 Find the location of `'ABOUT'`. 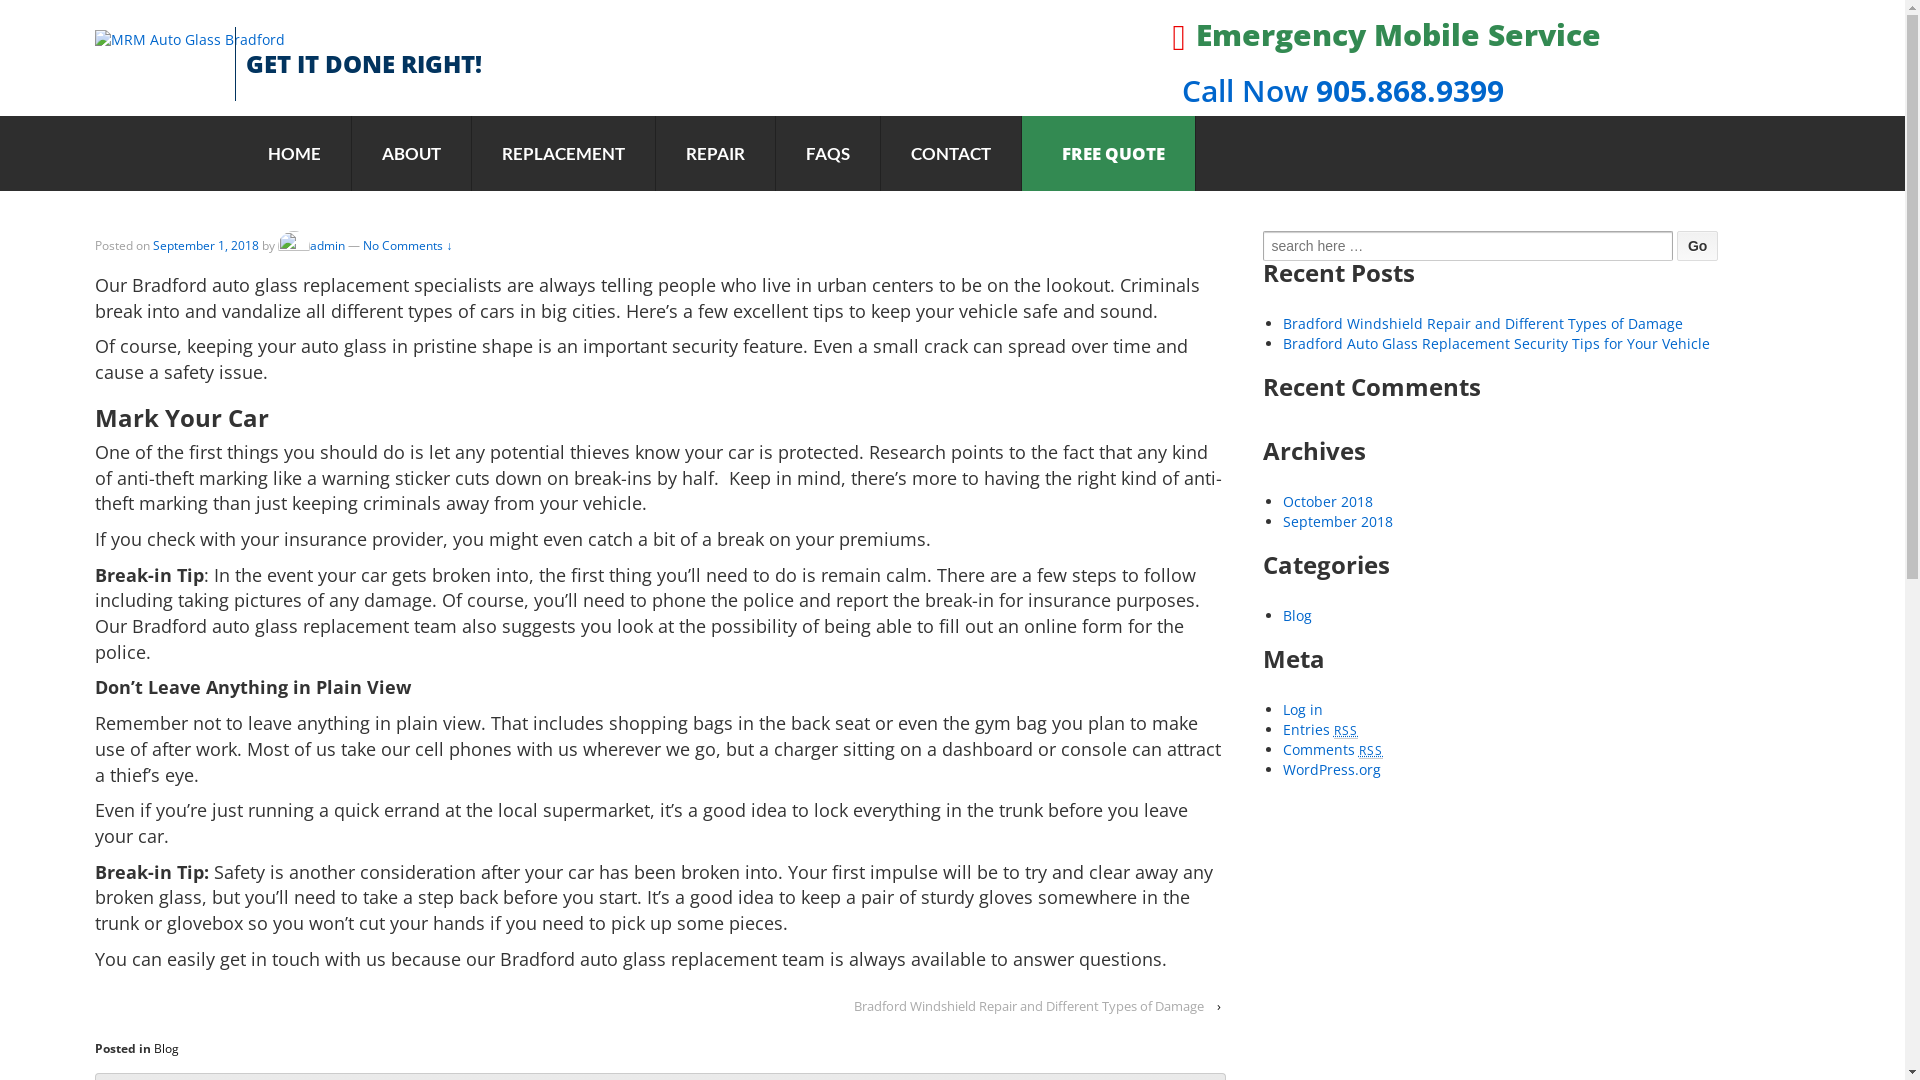

'ABOUT' is located at coordinates (410, 152).